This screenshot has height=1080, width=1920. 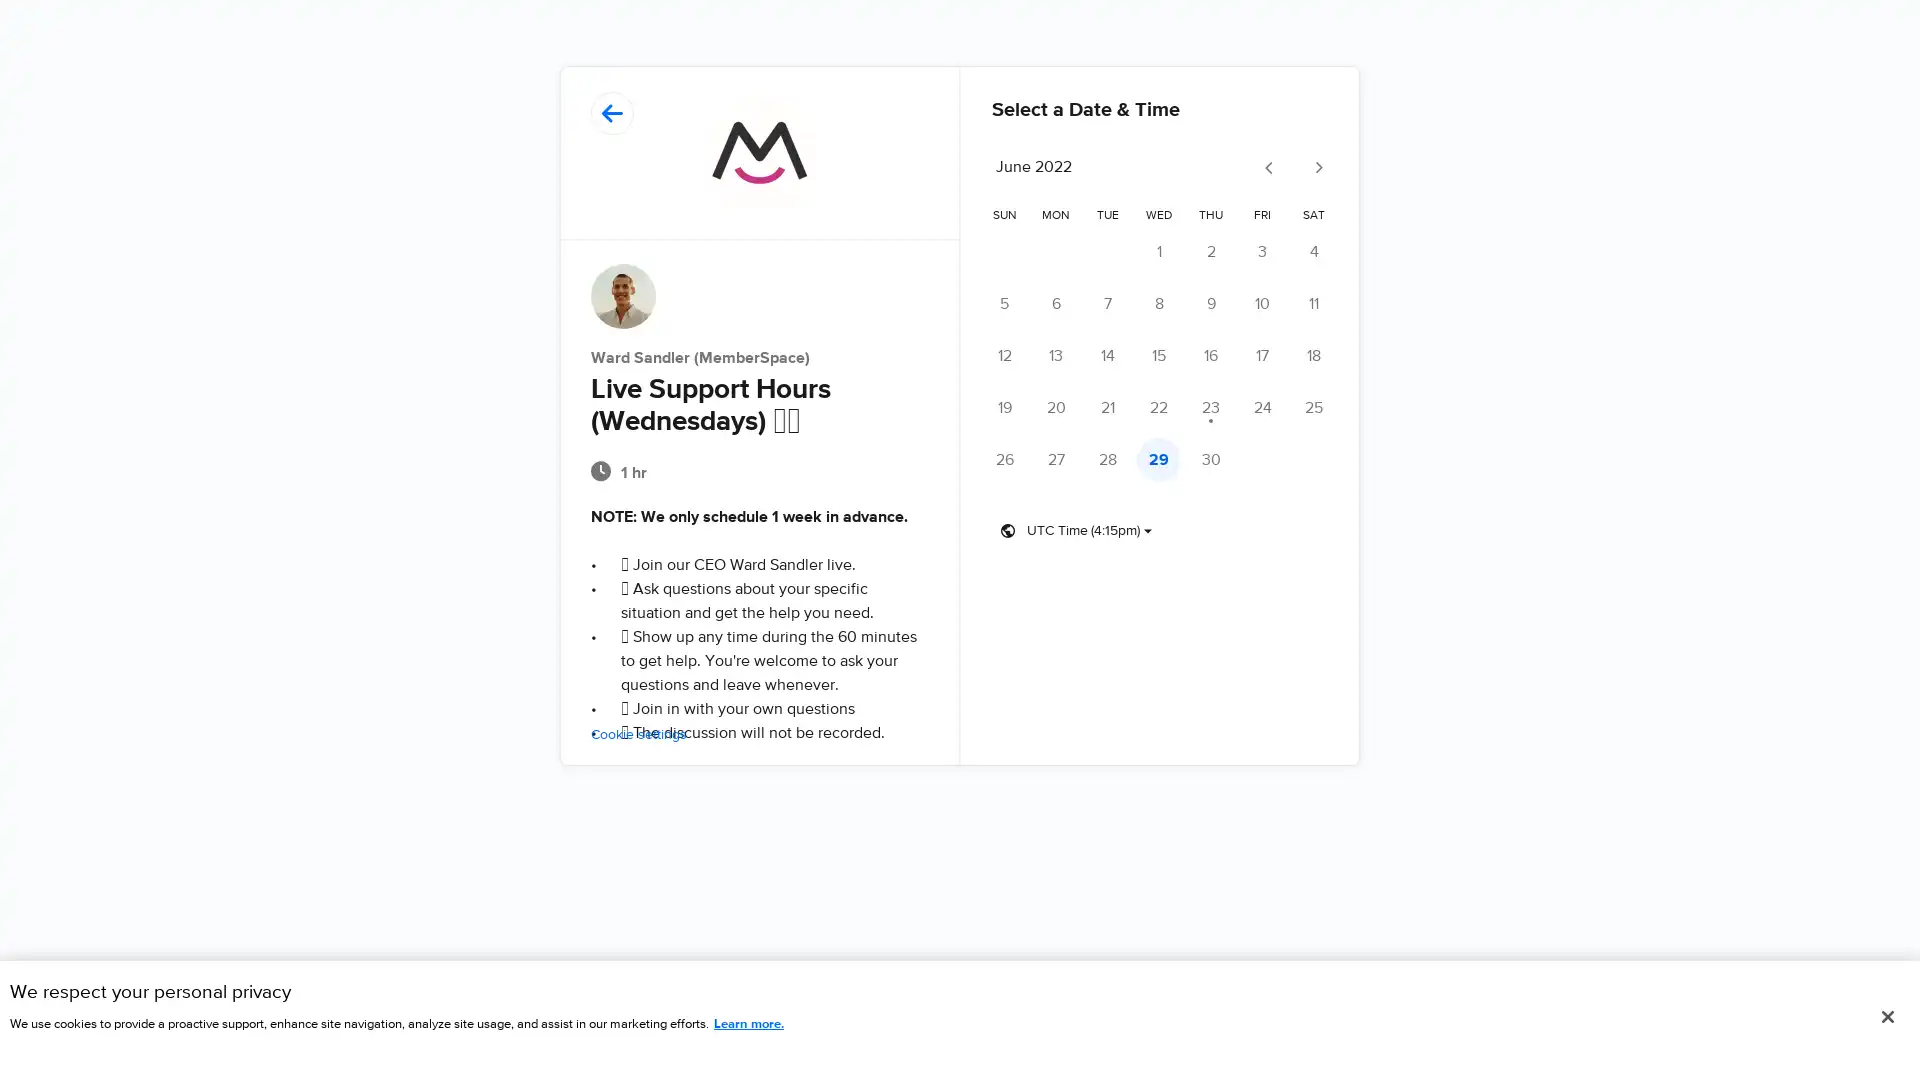 I want to click on Wednesday, June 29 - Times available, so click(x=1158, y=459).